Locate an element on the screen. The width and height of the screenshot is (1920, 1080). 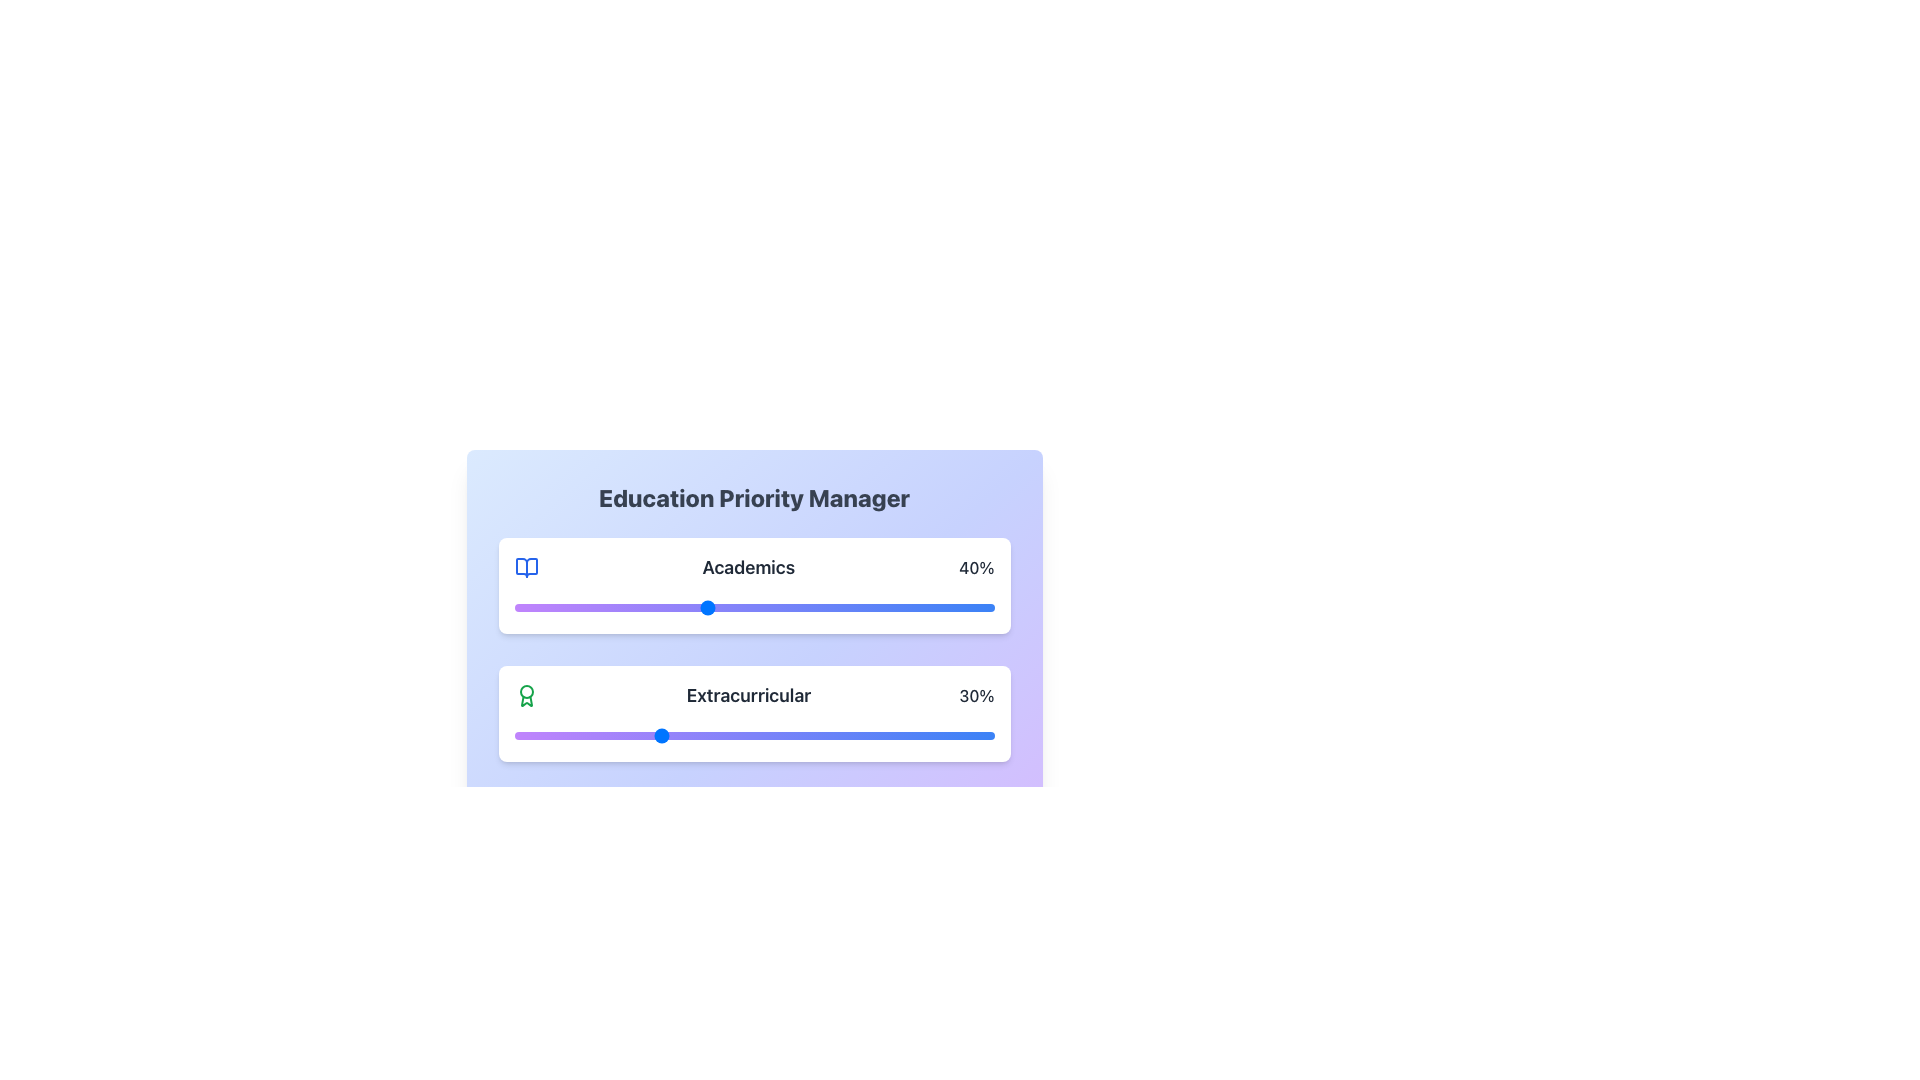
the green badge-like icon resembling an award symbol, which is located to the left of the 'Extracurricular' label in the user interface is located at coordinates (526, 694).